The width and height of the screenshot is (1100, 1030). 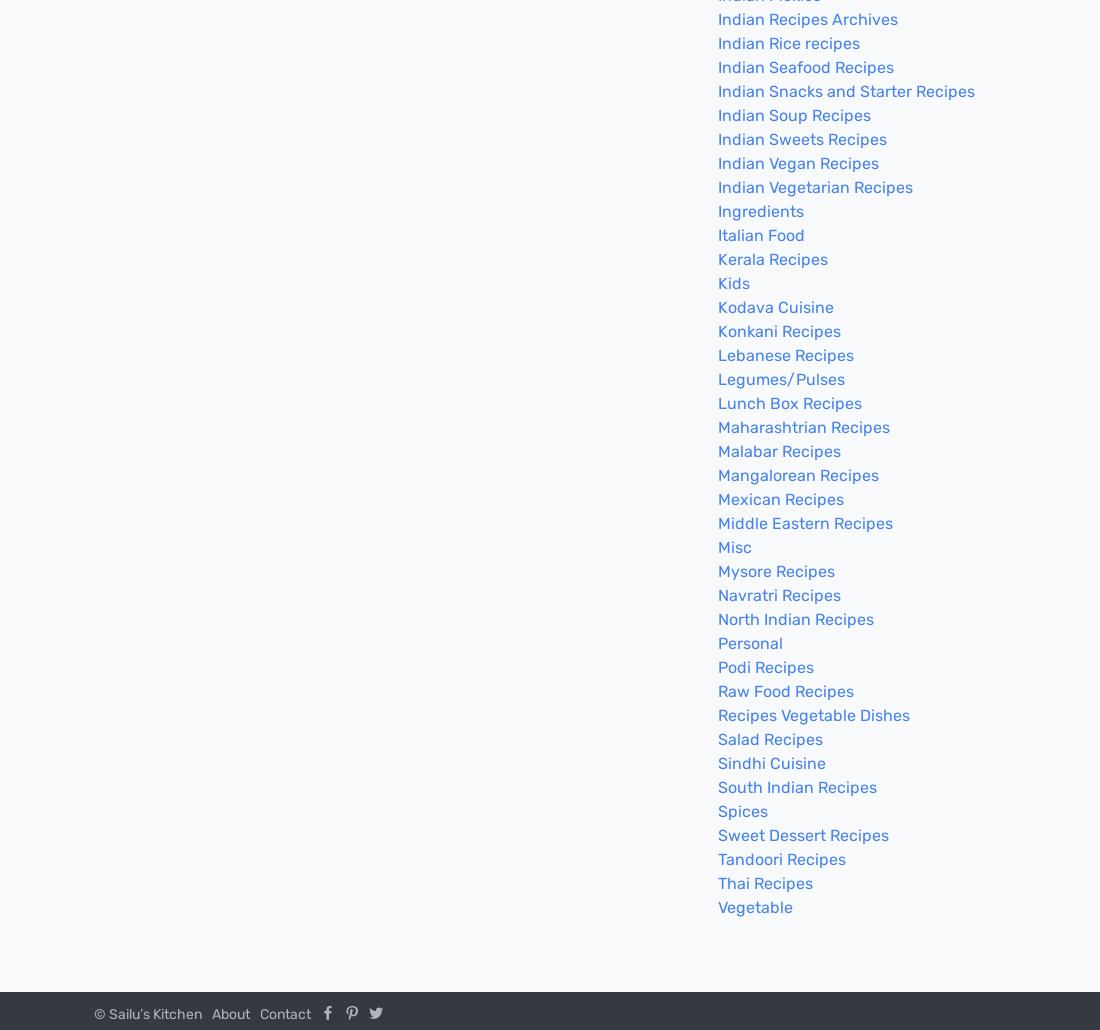 I want to click on 'Vegetable', so click(x=754, y=907).